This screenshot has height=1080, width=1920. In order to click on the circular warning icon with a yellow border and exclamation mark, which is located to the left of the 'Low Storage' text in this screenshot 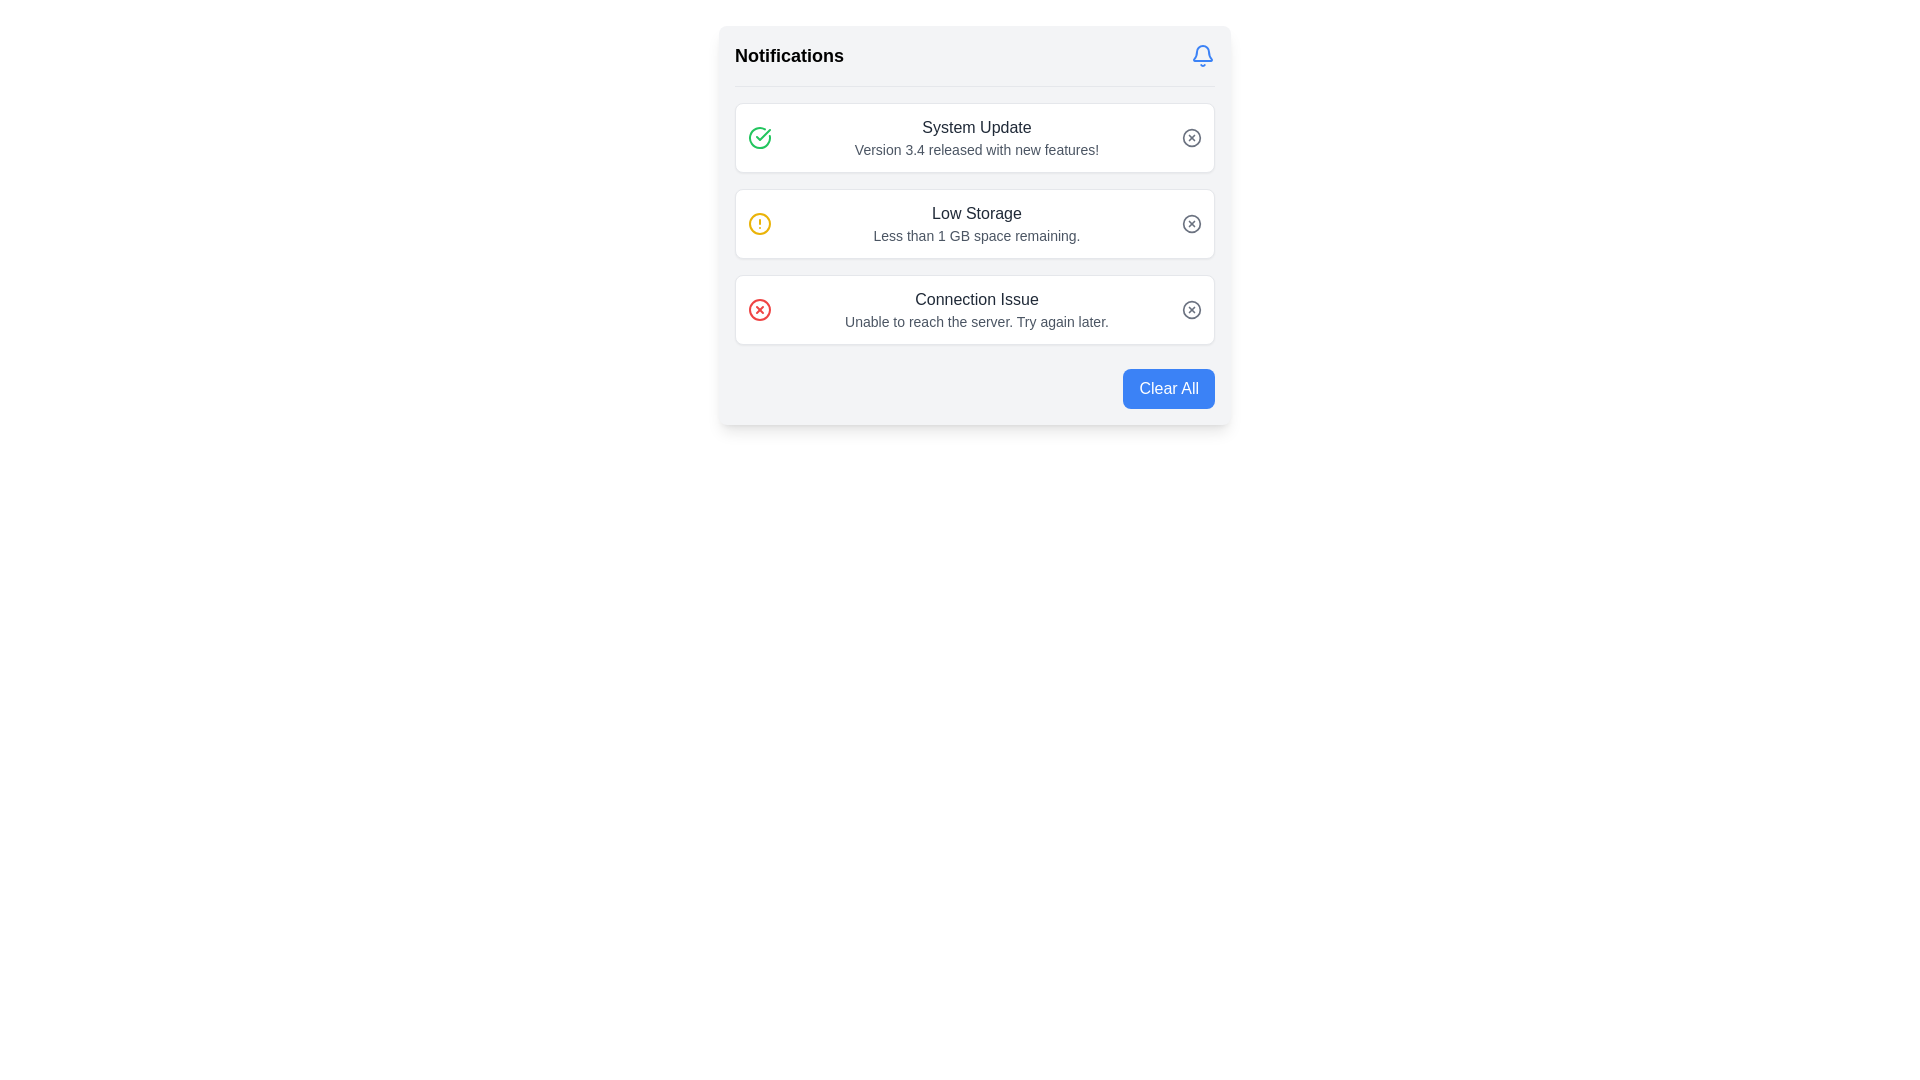, I will do `click(758, 223)`.